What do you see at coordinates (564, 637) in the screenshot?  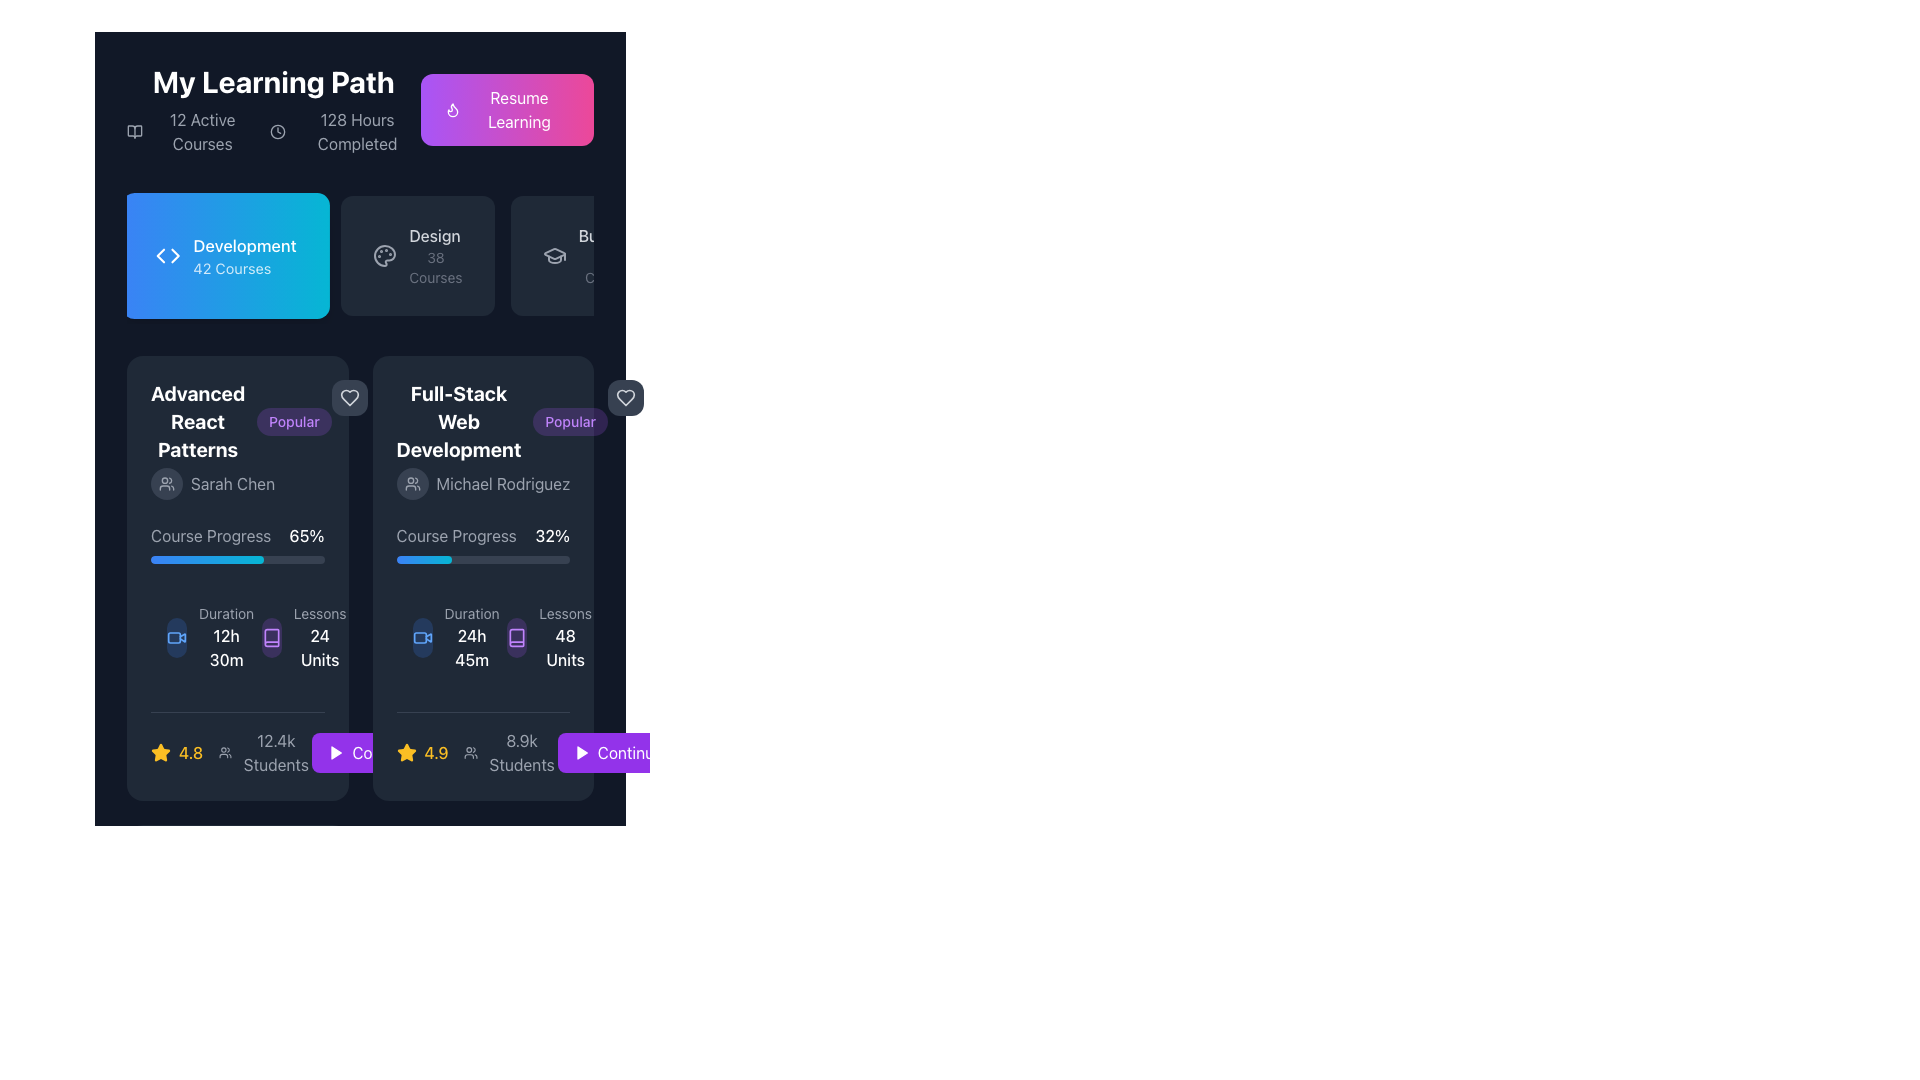 I see `the Text block displaying 'Lessons' and '48 Units' located in the lower right section of the card titled 'Full-Stack Web Development'` at bounding box center [564, 637].